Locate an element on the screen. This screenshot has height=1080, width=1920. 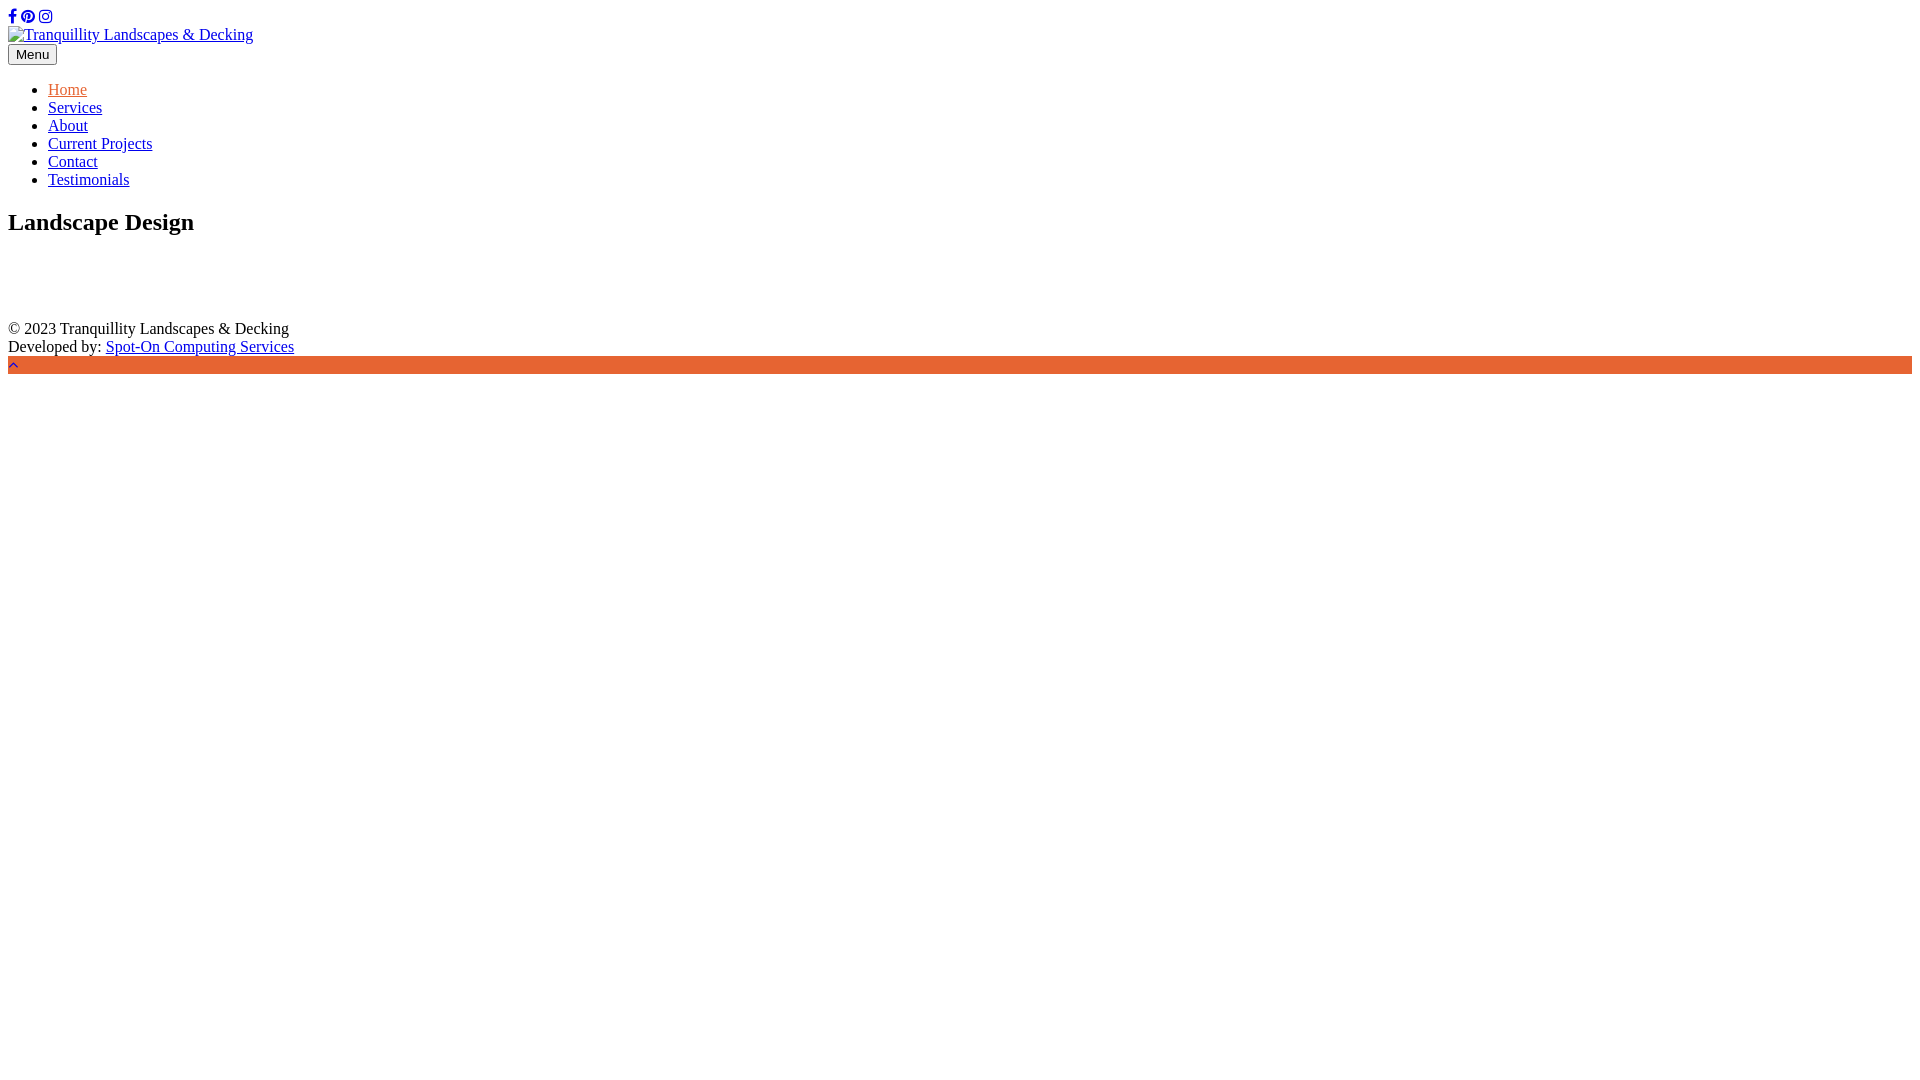
'Services' is located at coordinates (75, 107).